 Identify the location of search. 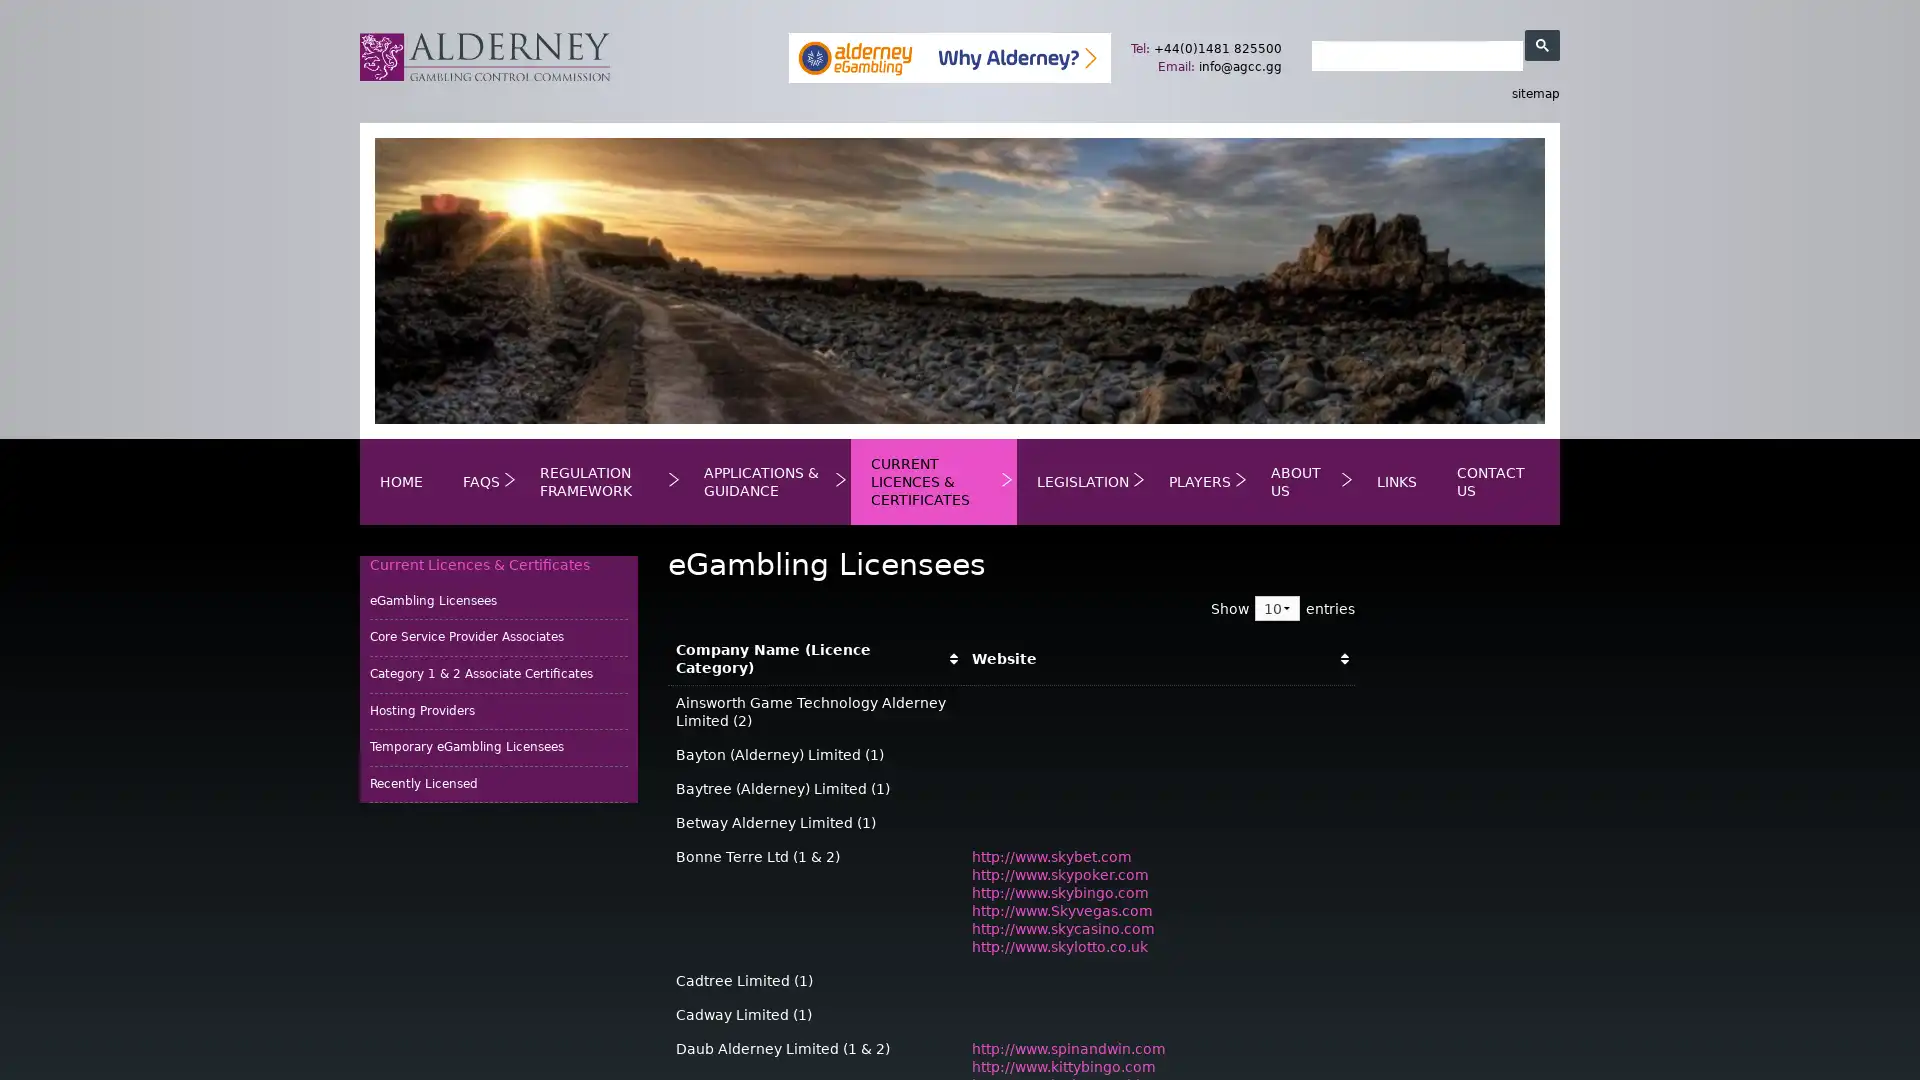
(1541, 45).